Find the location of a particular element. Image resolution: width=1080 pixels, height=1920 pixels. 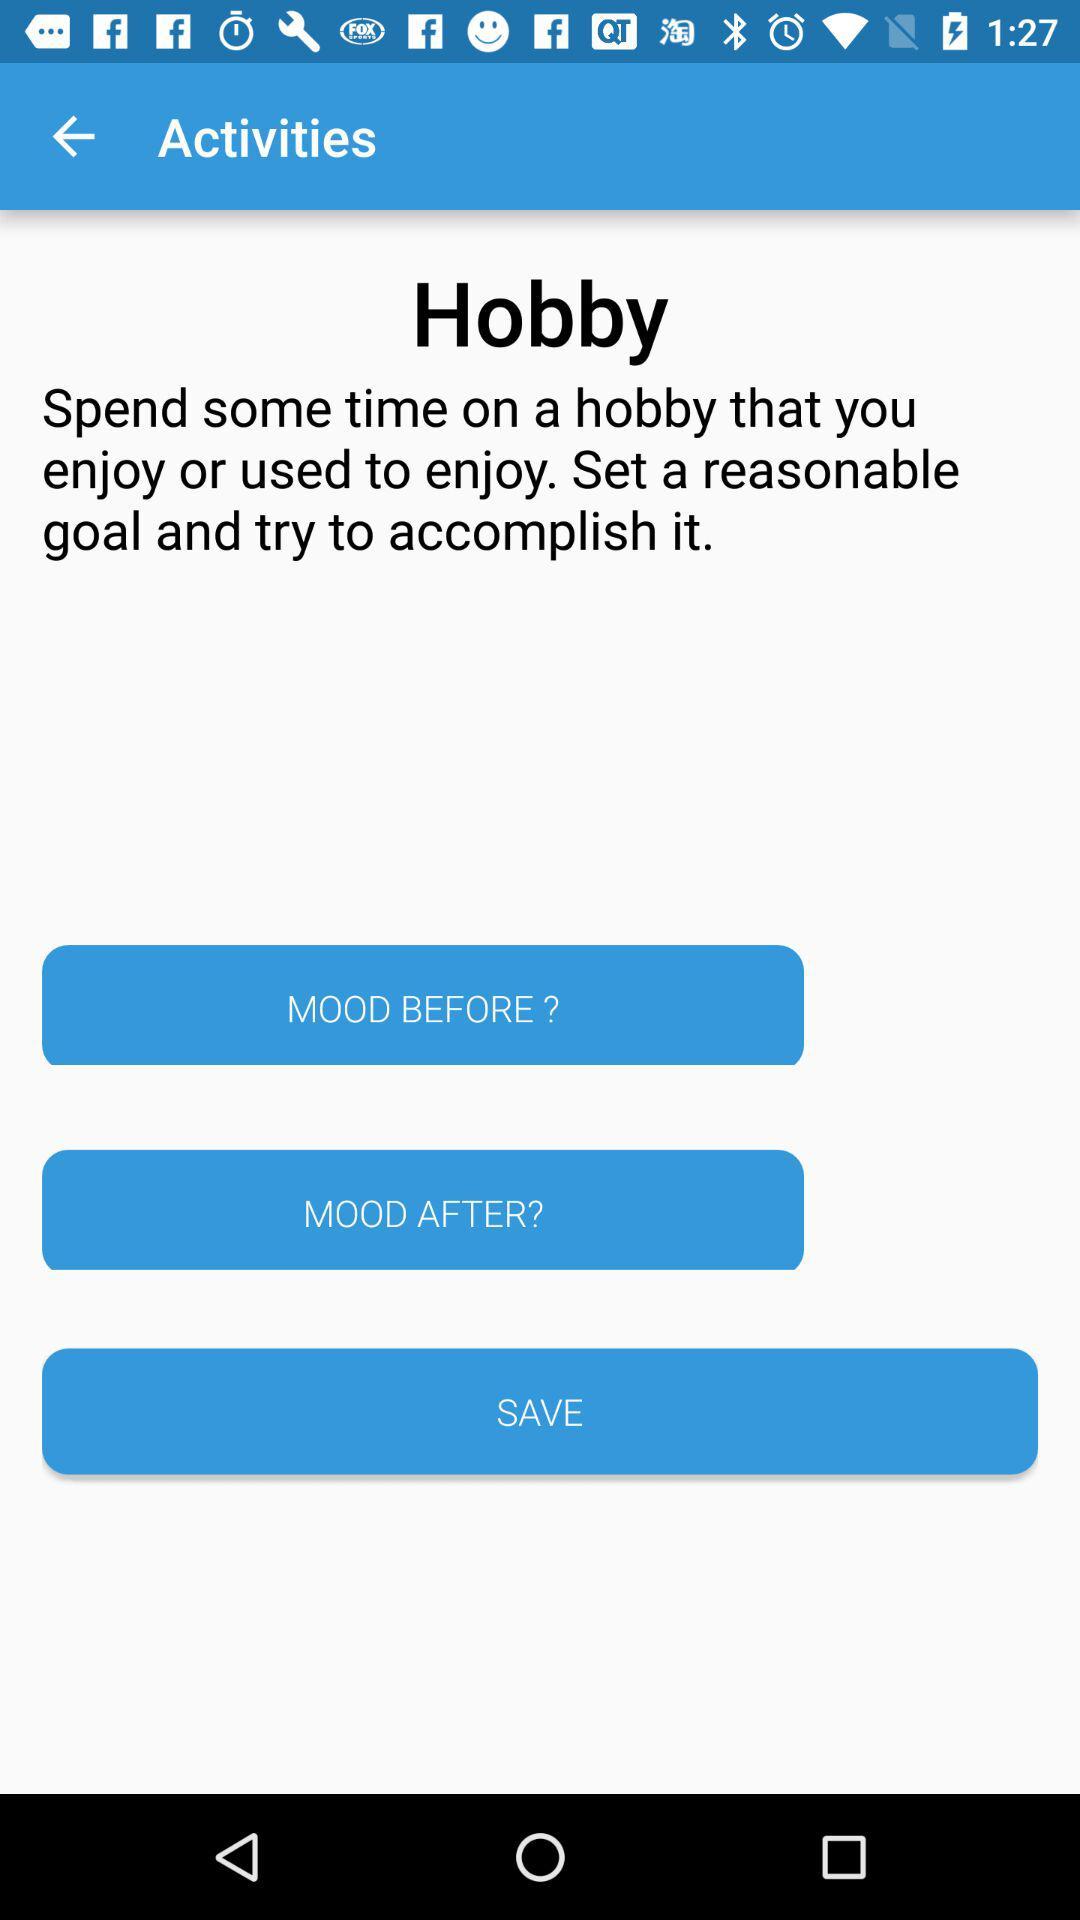

the app above the spend some time icon is located at coordinates (72, 135).